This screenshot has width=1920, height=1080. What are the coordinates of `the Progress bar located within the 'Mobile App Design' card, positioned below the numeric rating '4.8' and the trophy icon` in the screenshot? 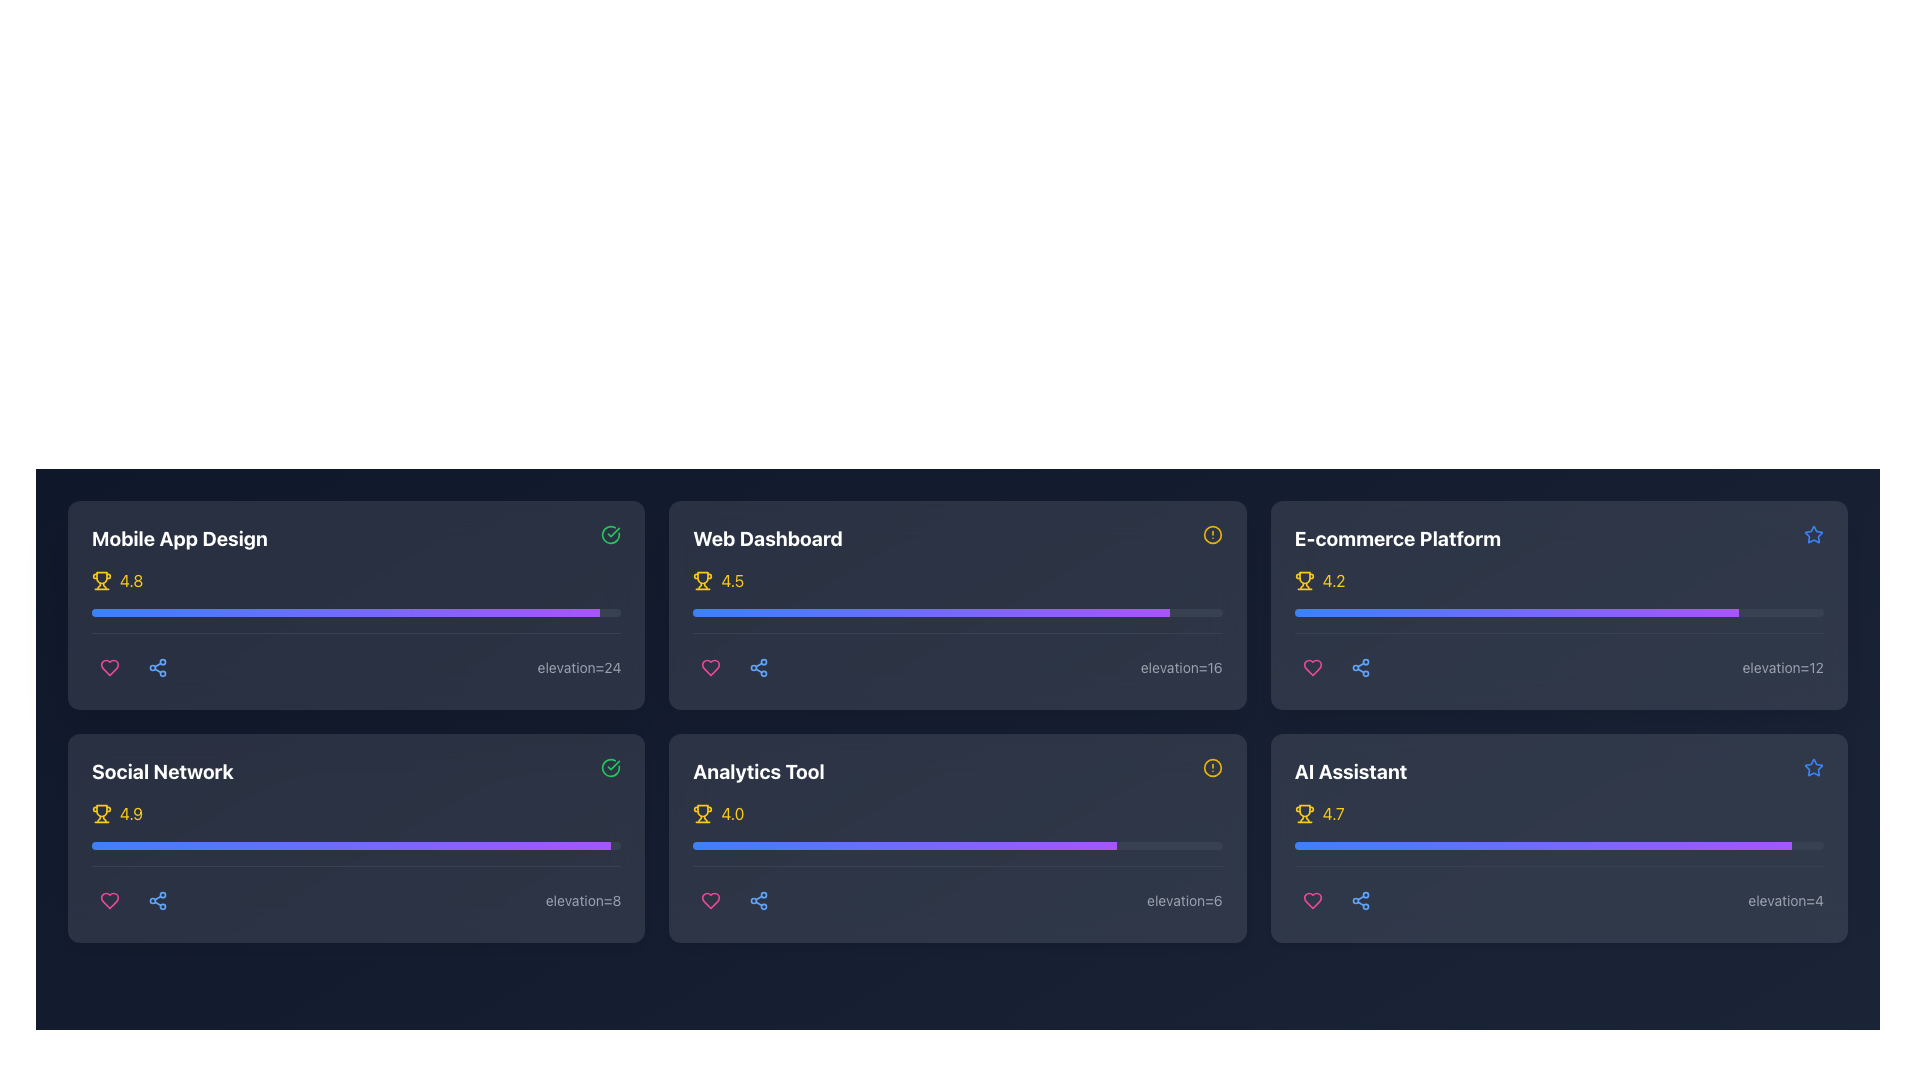 It's located at (356, 612).